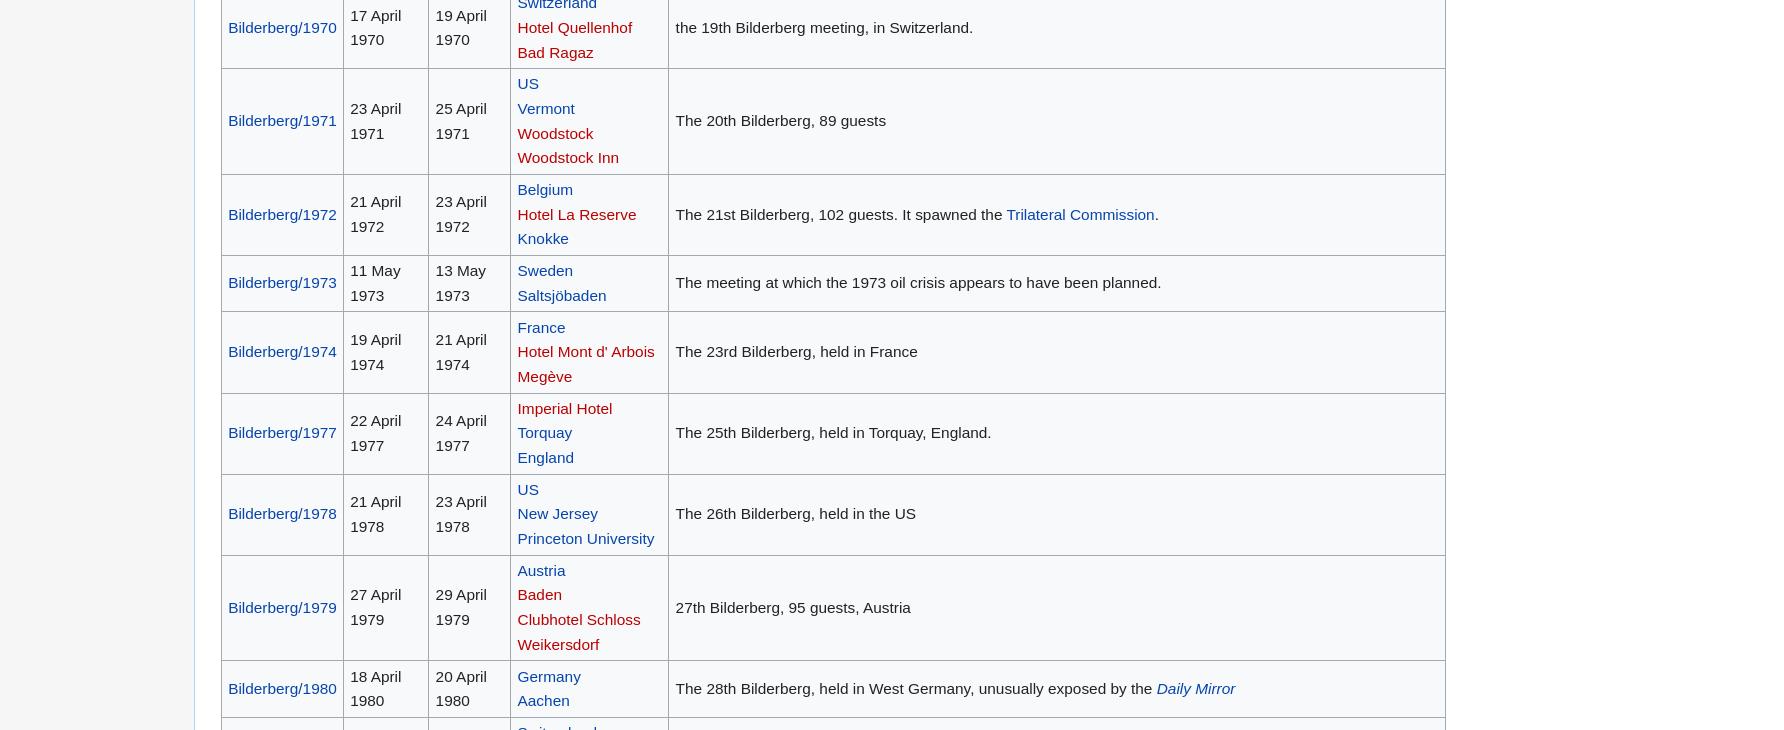  What do you see at coordinates (517, 537) in the screenshot?
I see `'Princeton University'` at bounding box center [517, 537].